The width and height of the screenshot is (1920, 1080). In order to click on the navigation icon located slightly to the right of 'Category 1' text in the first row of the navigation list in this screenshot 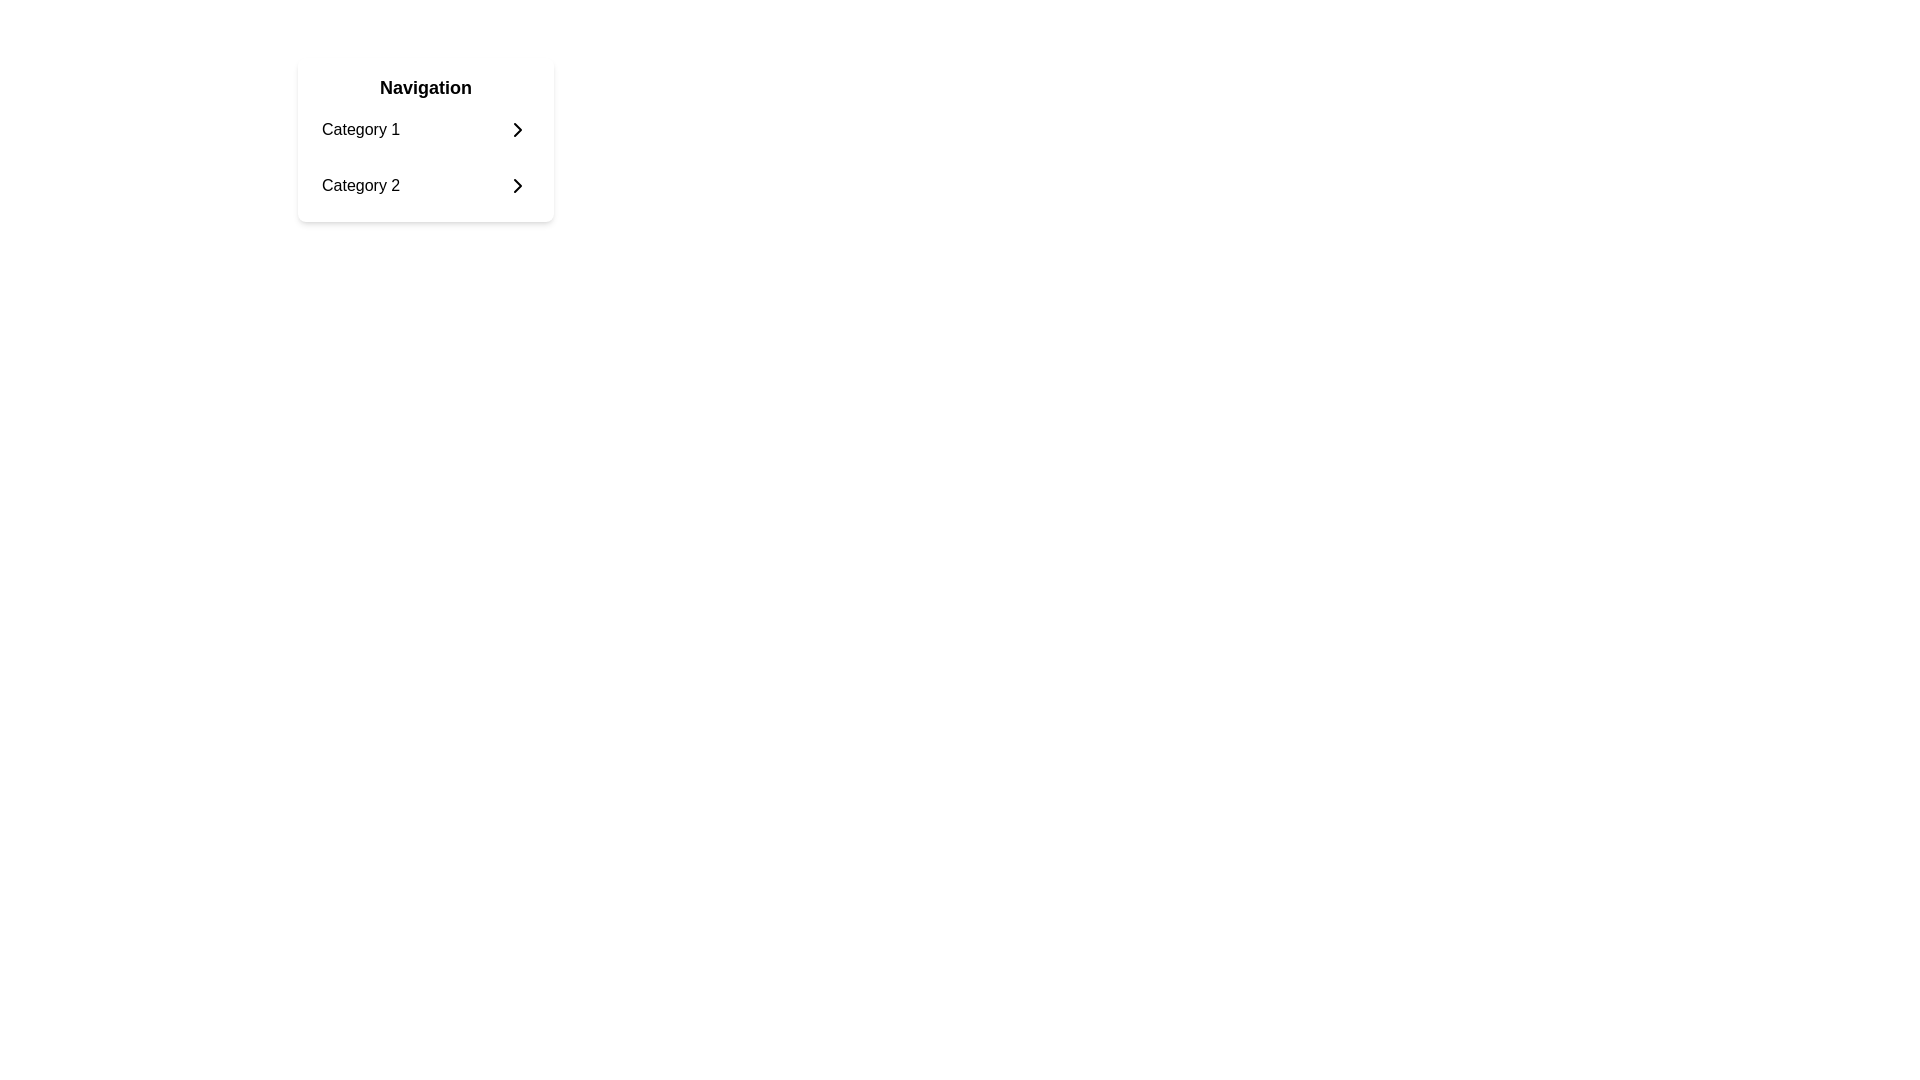, I will do `click(518, 130)`.